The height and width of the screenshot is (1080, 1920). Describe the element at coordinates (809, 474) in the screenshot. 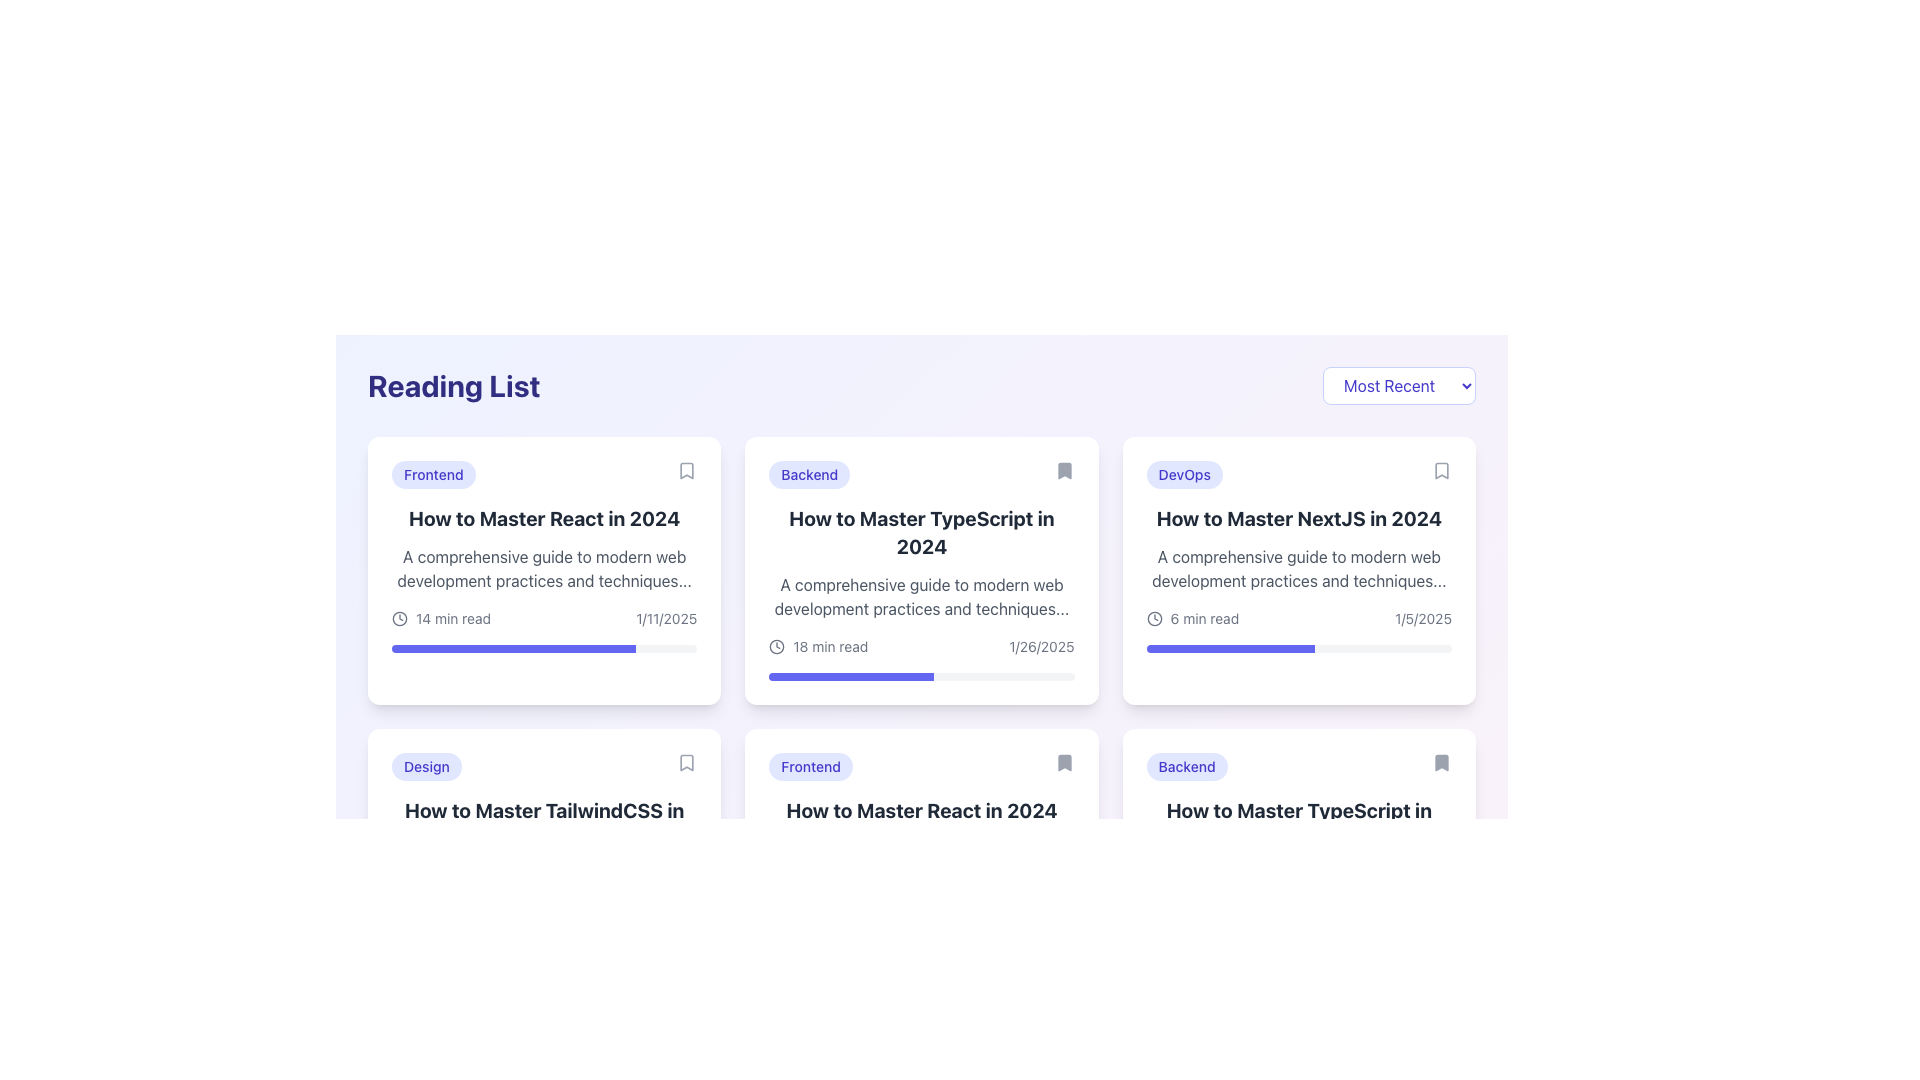

I see `the non-interactive badge element representing 'Backend' located in the second card above the title 'How to Master TypeScript in 2024'` at that location.